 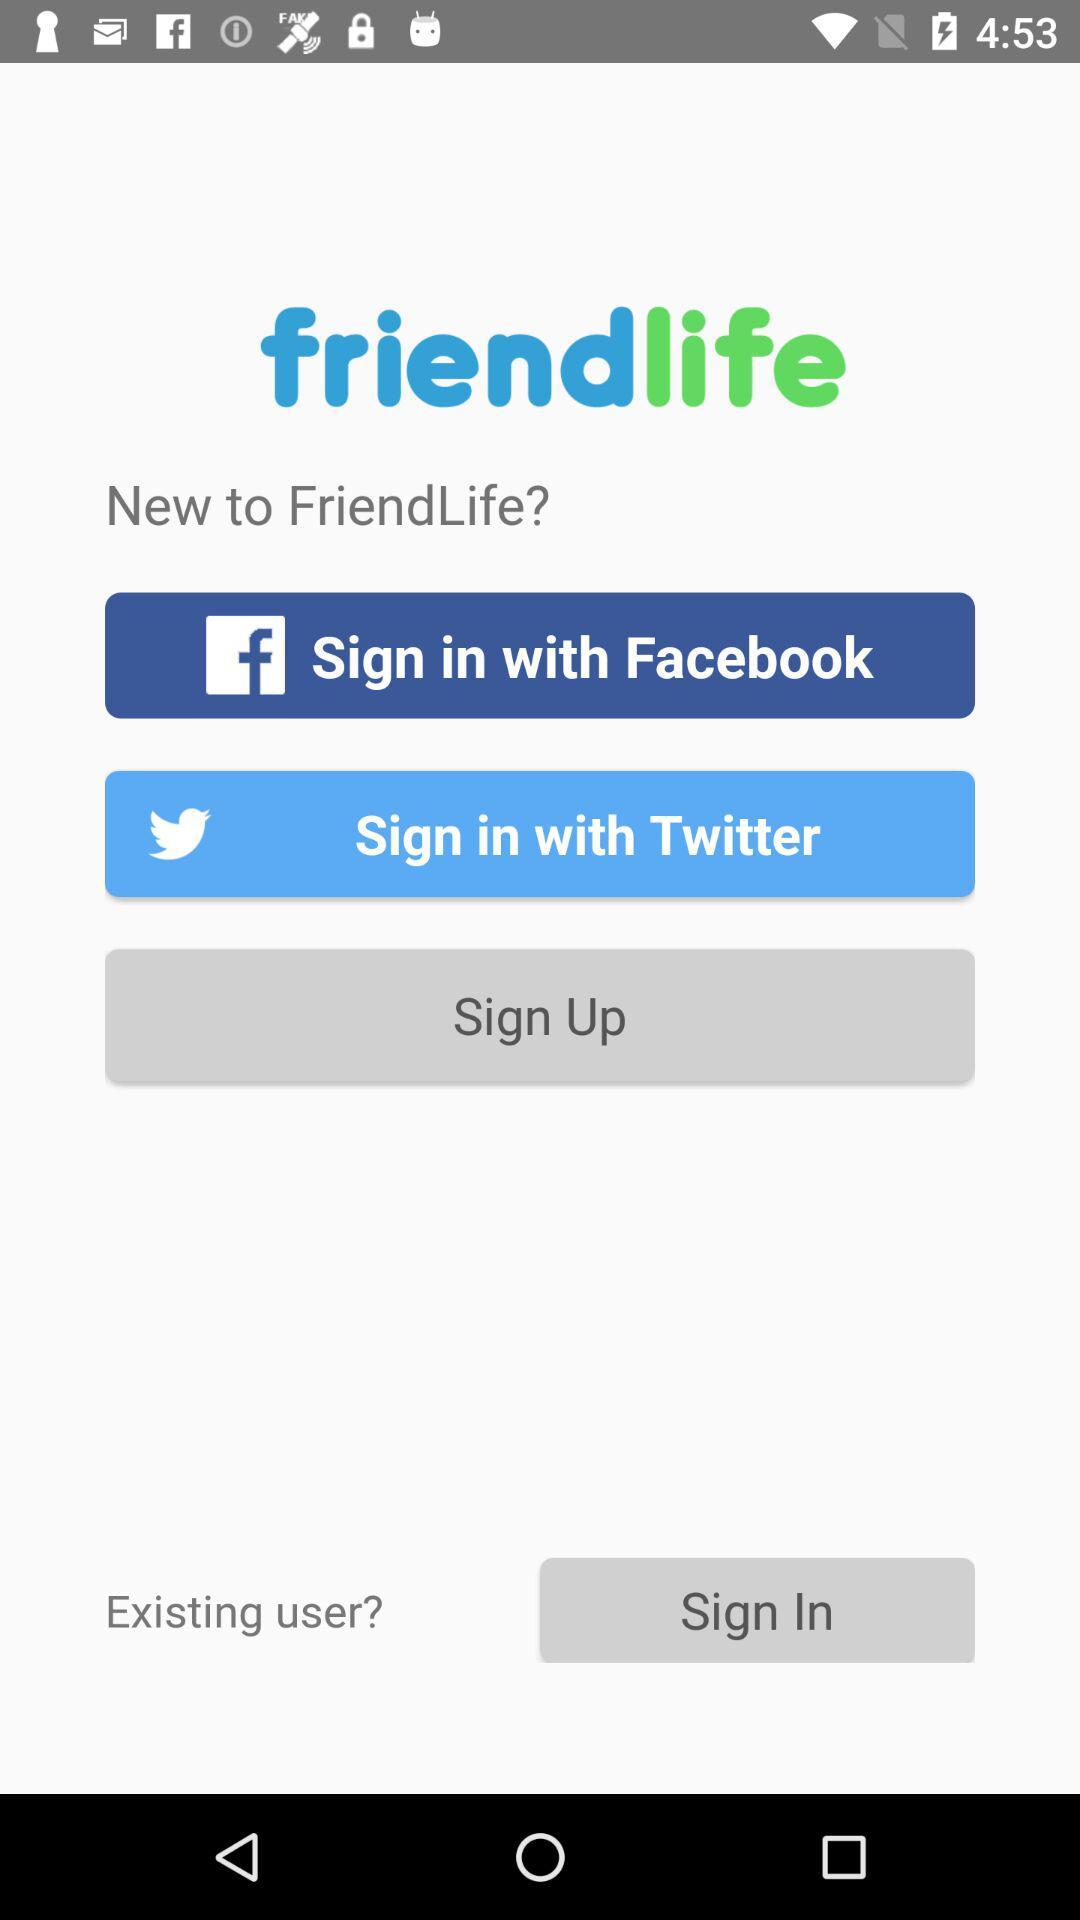 What do you see at coordinates (540, 1015) in the screenshot?
I see `the sign up` at bounding box center [540, 1015].